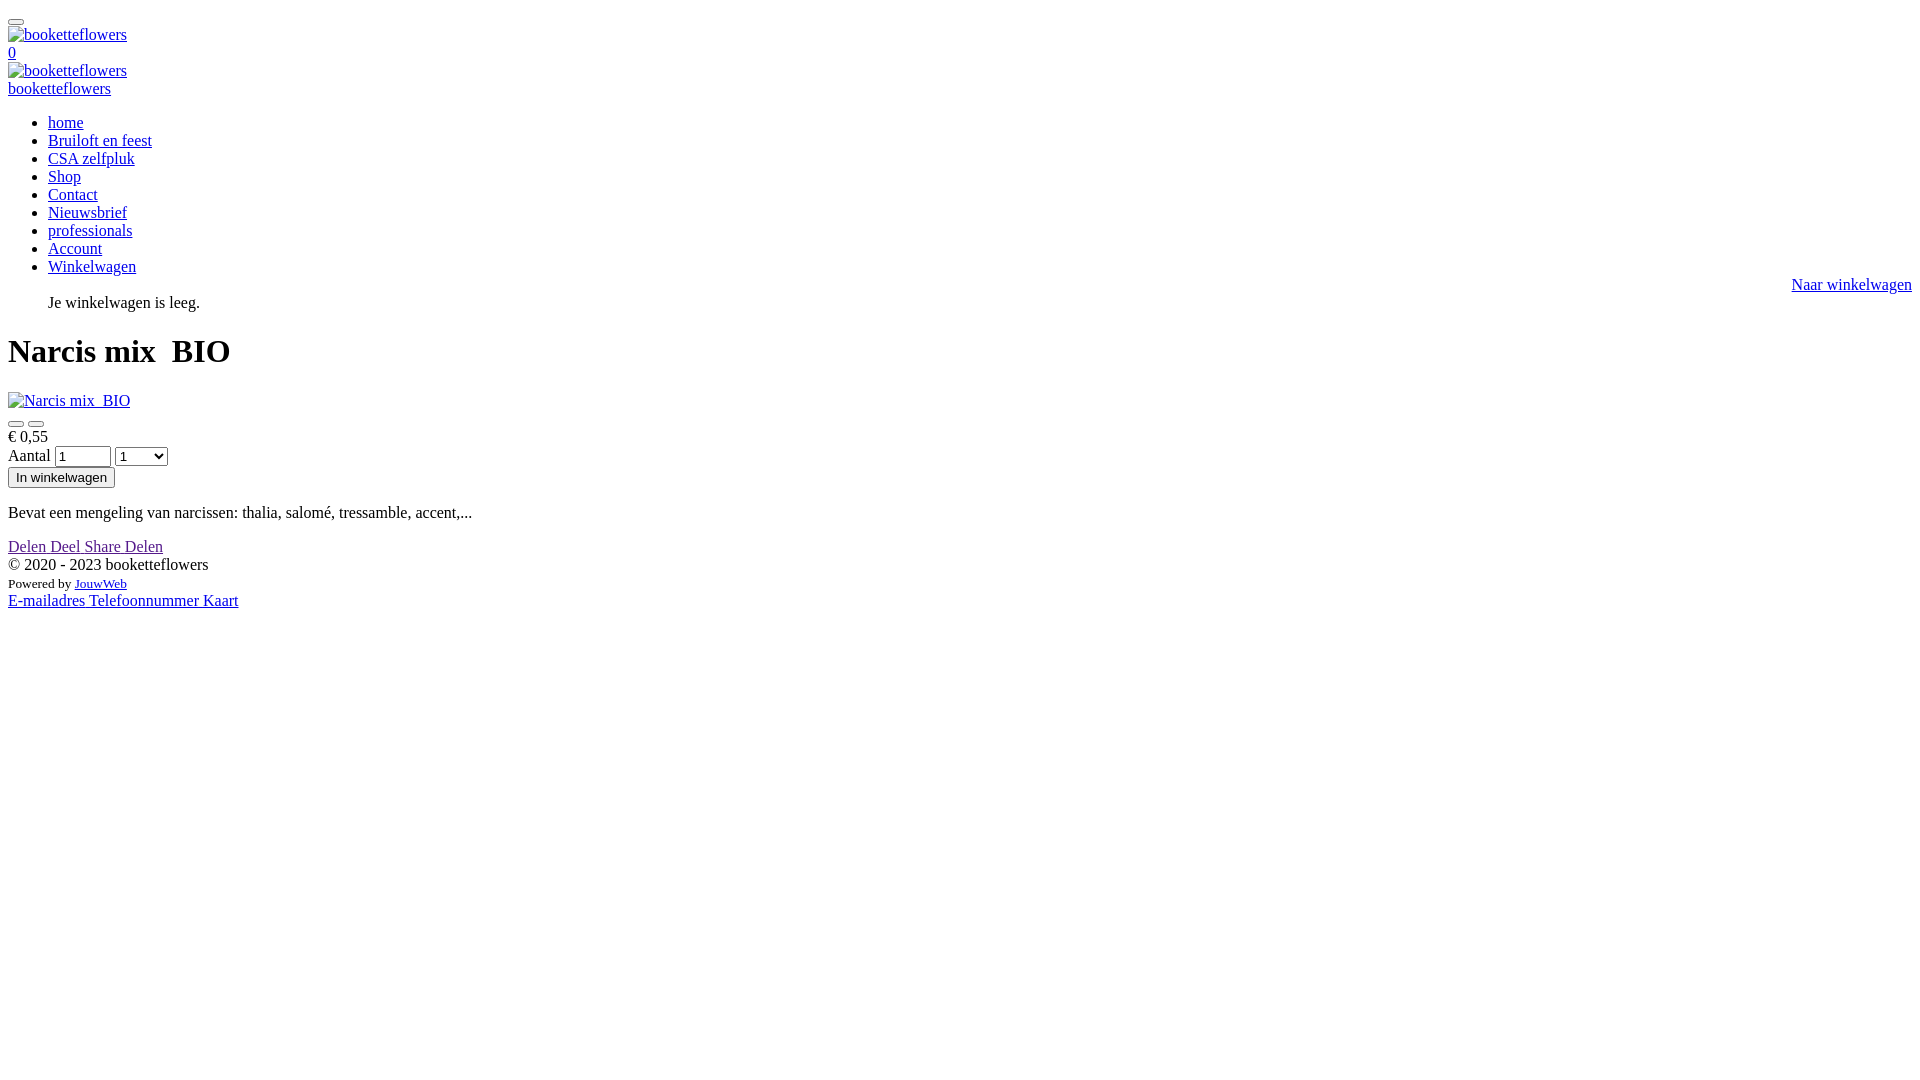 The width and height of the screenshot is (1920, 1080). I want to click on 'In winkelwagen', so click(61, 477).